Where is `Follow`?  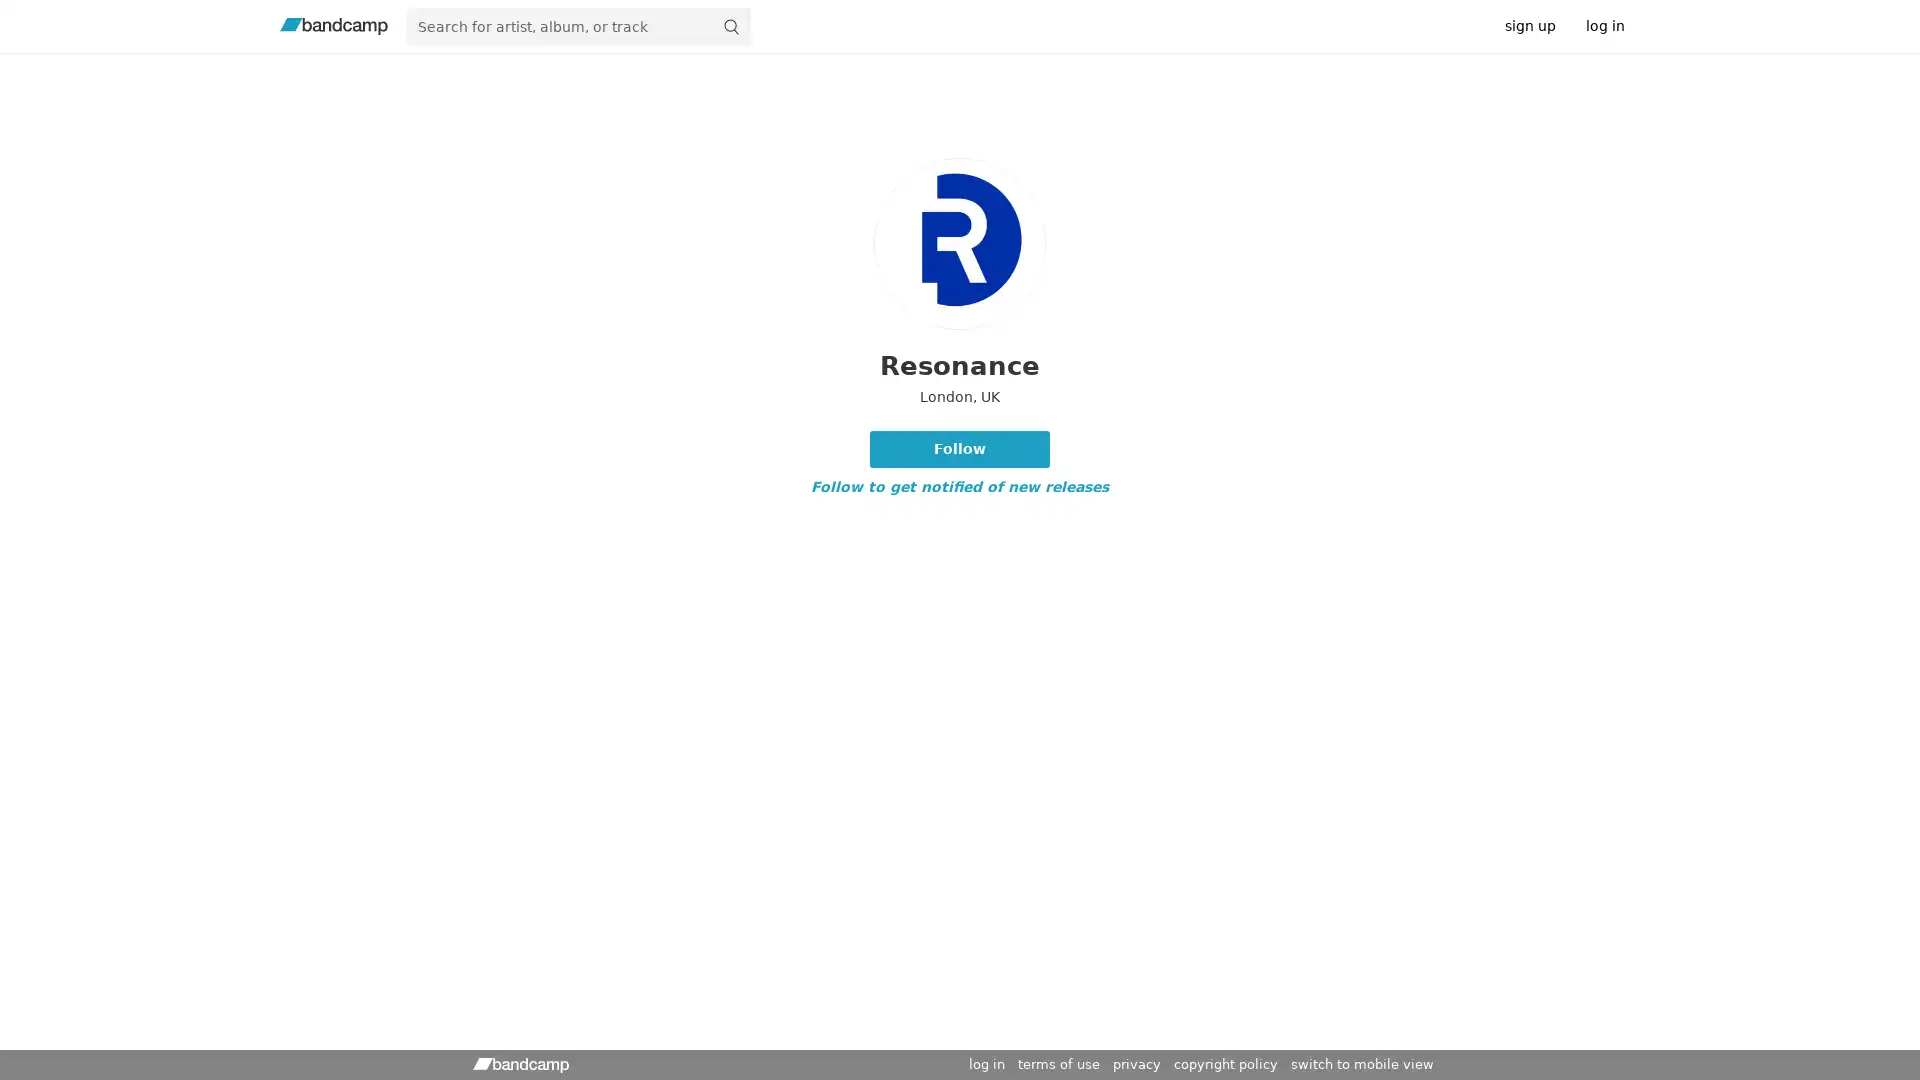 Follow is located at coordinates (960, 448).